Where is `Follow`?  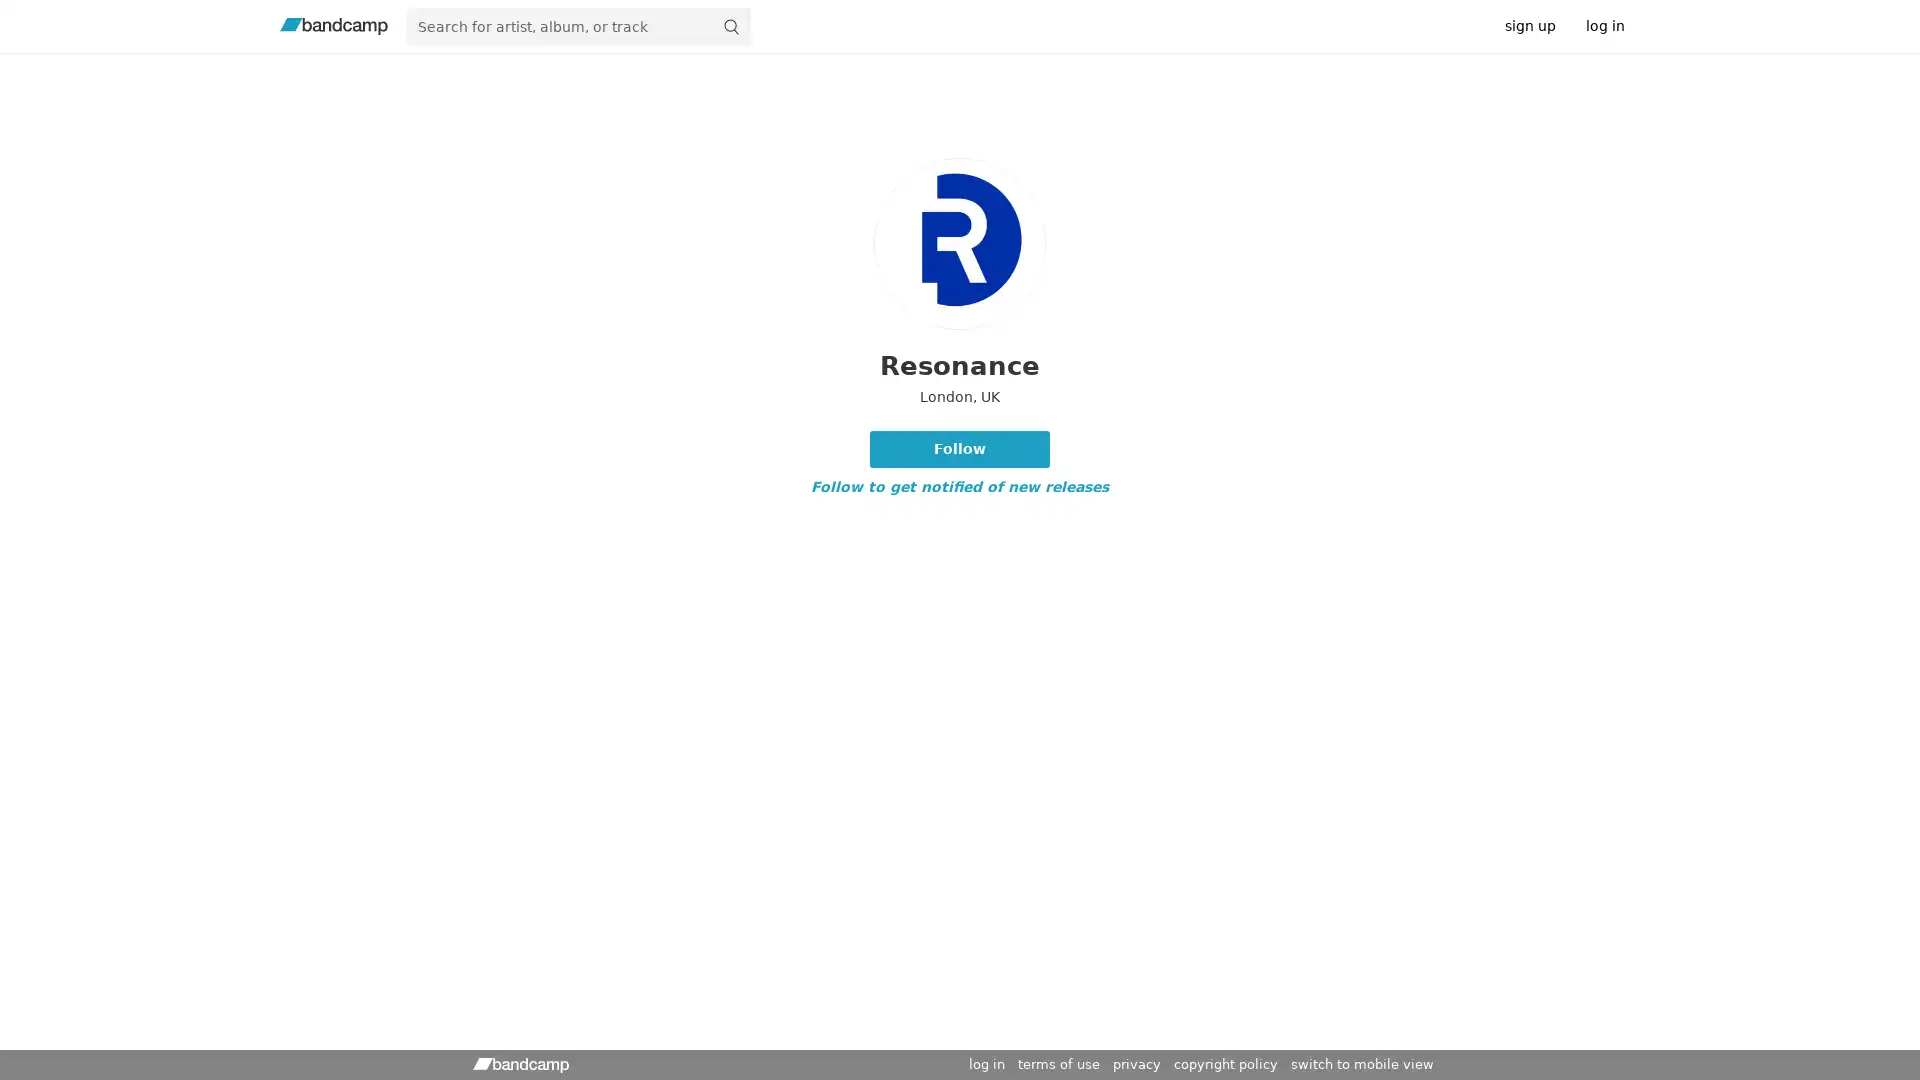 Follow is located at coordinates (960, 448).